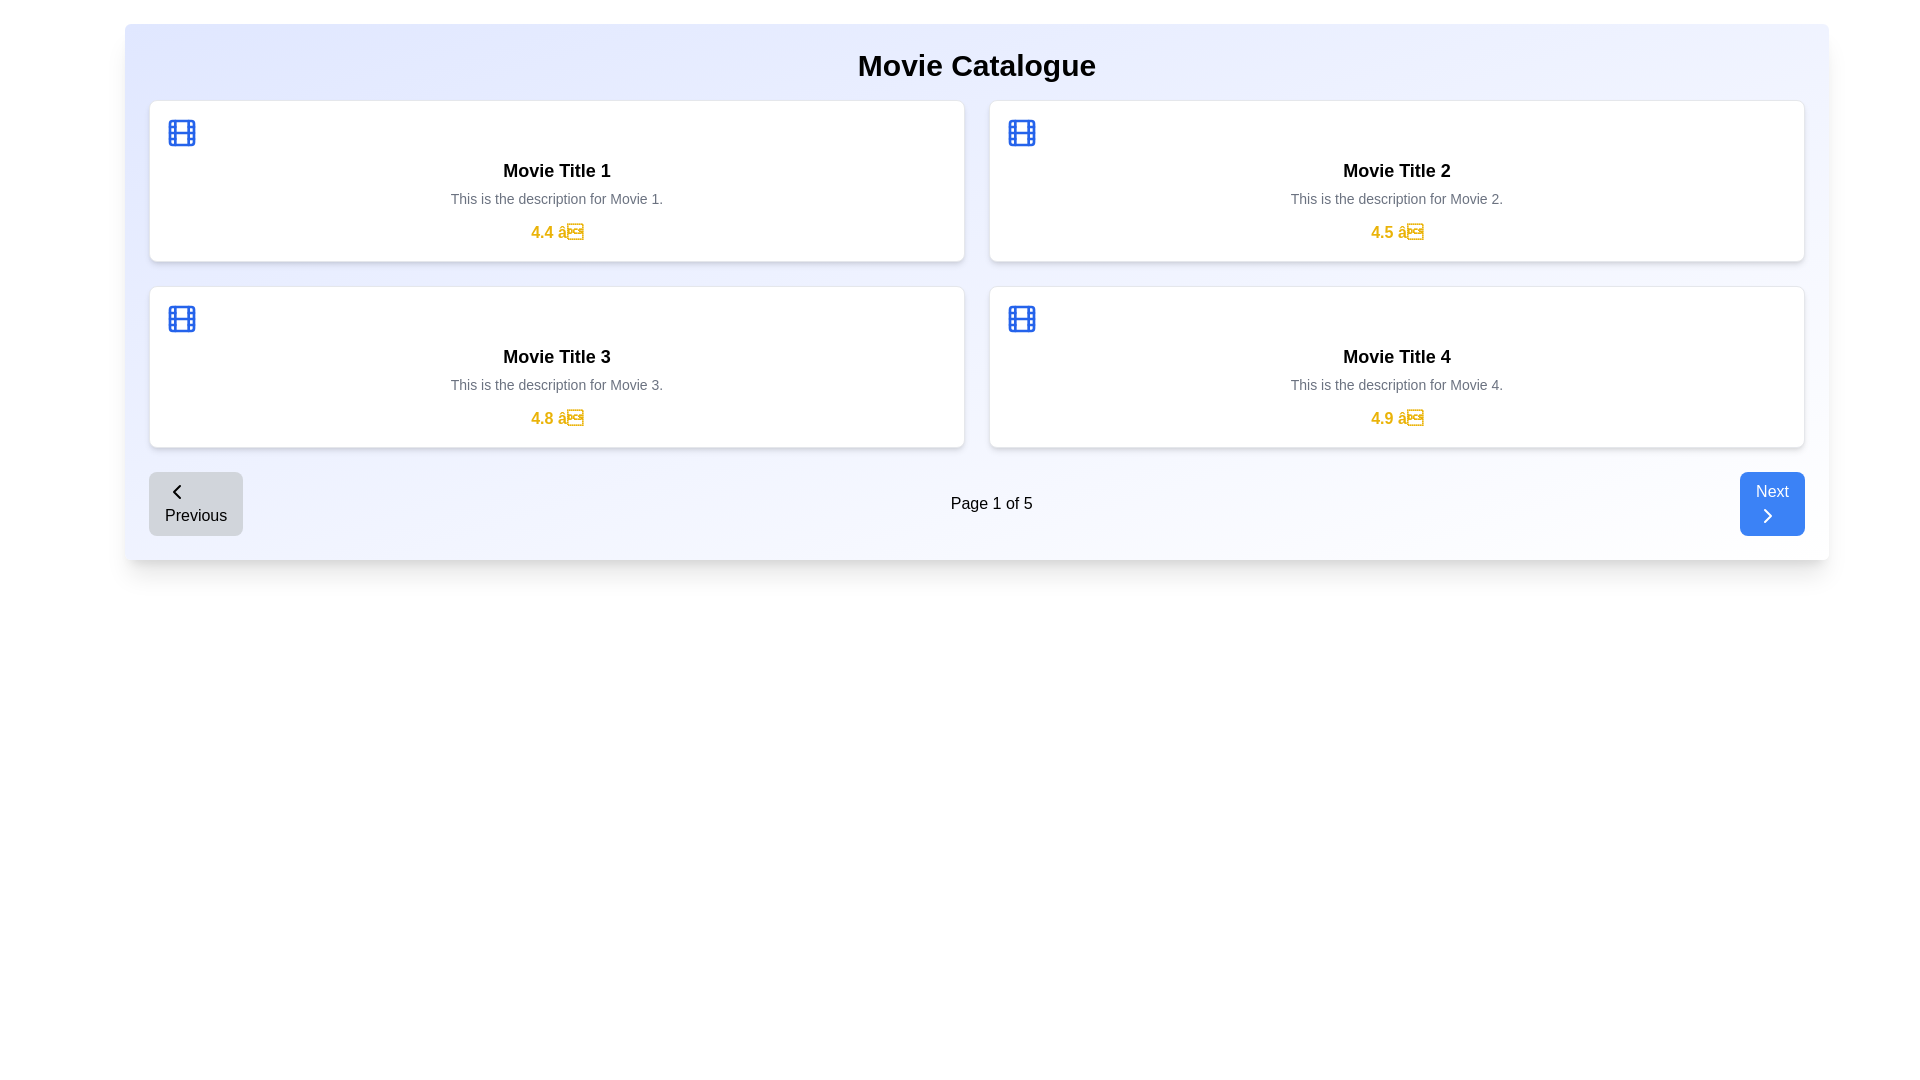 The image size is (1920, 1080). Describe the element at coordinates (182, 318) in the screenshot. I see `the icon in the top-left corner of the third block titled 'Movie Title 3' in the movie catalogue view, which indicates content related to a film or movie` at that location.